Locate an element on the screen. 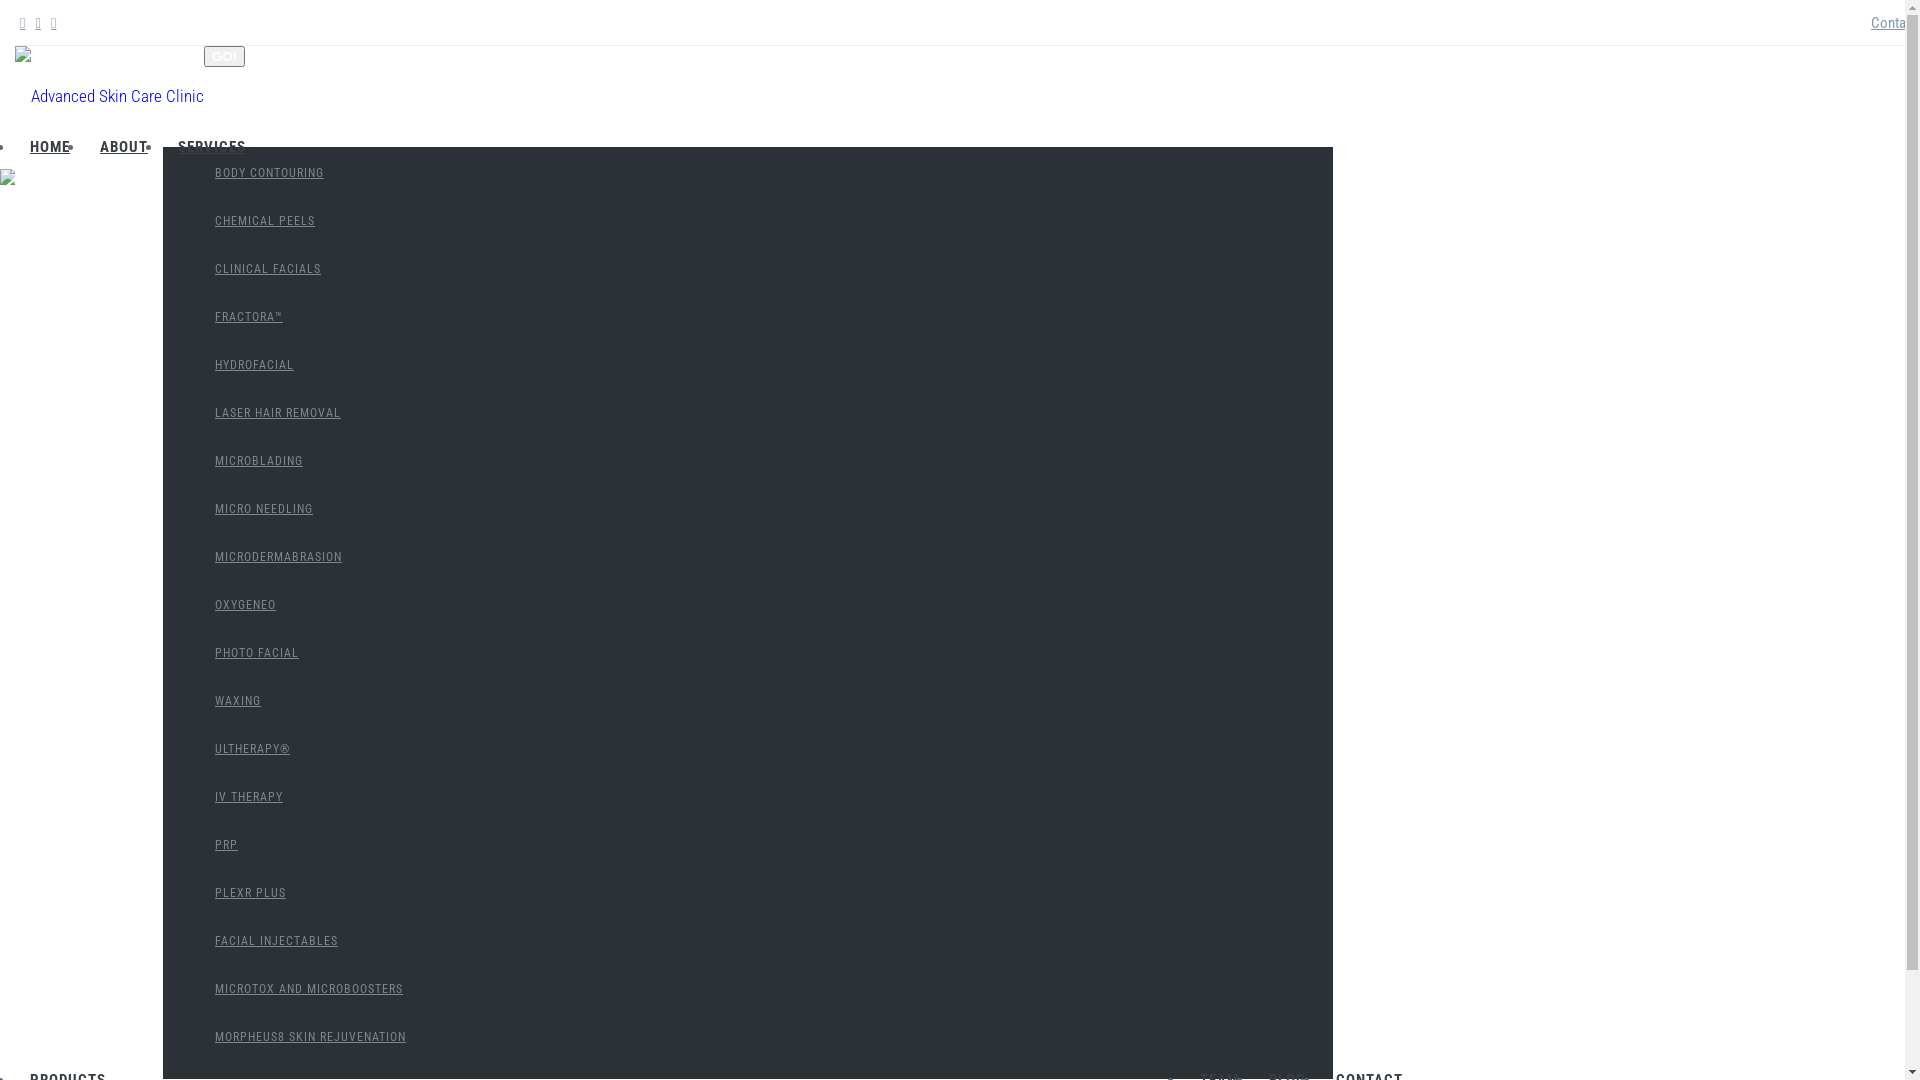  'OXYGENEO' is located at coordinates (215, 604).